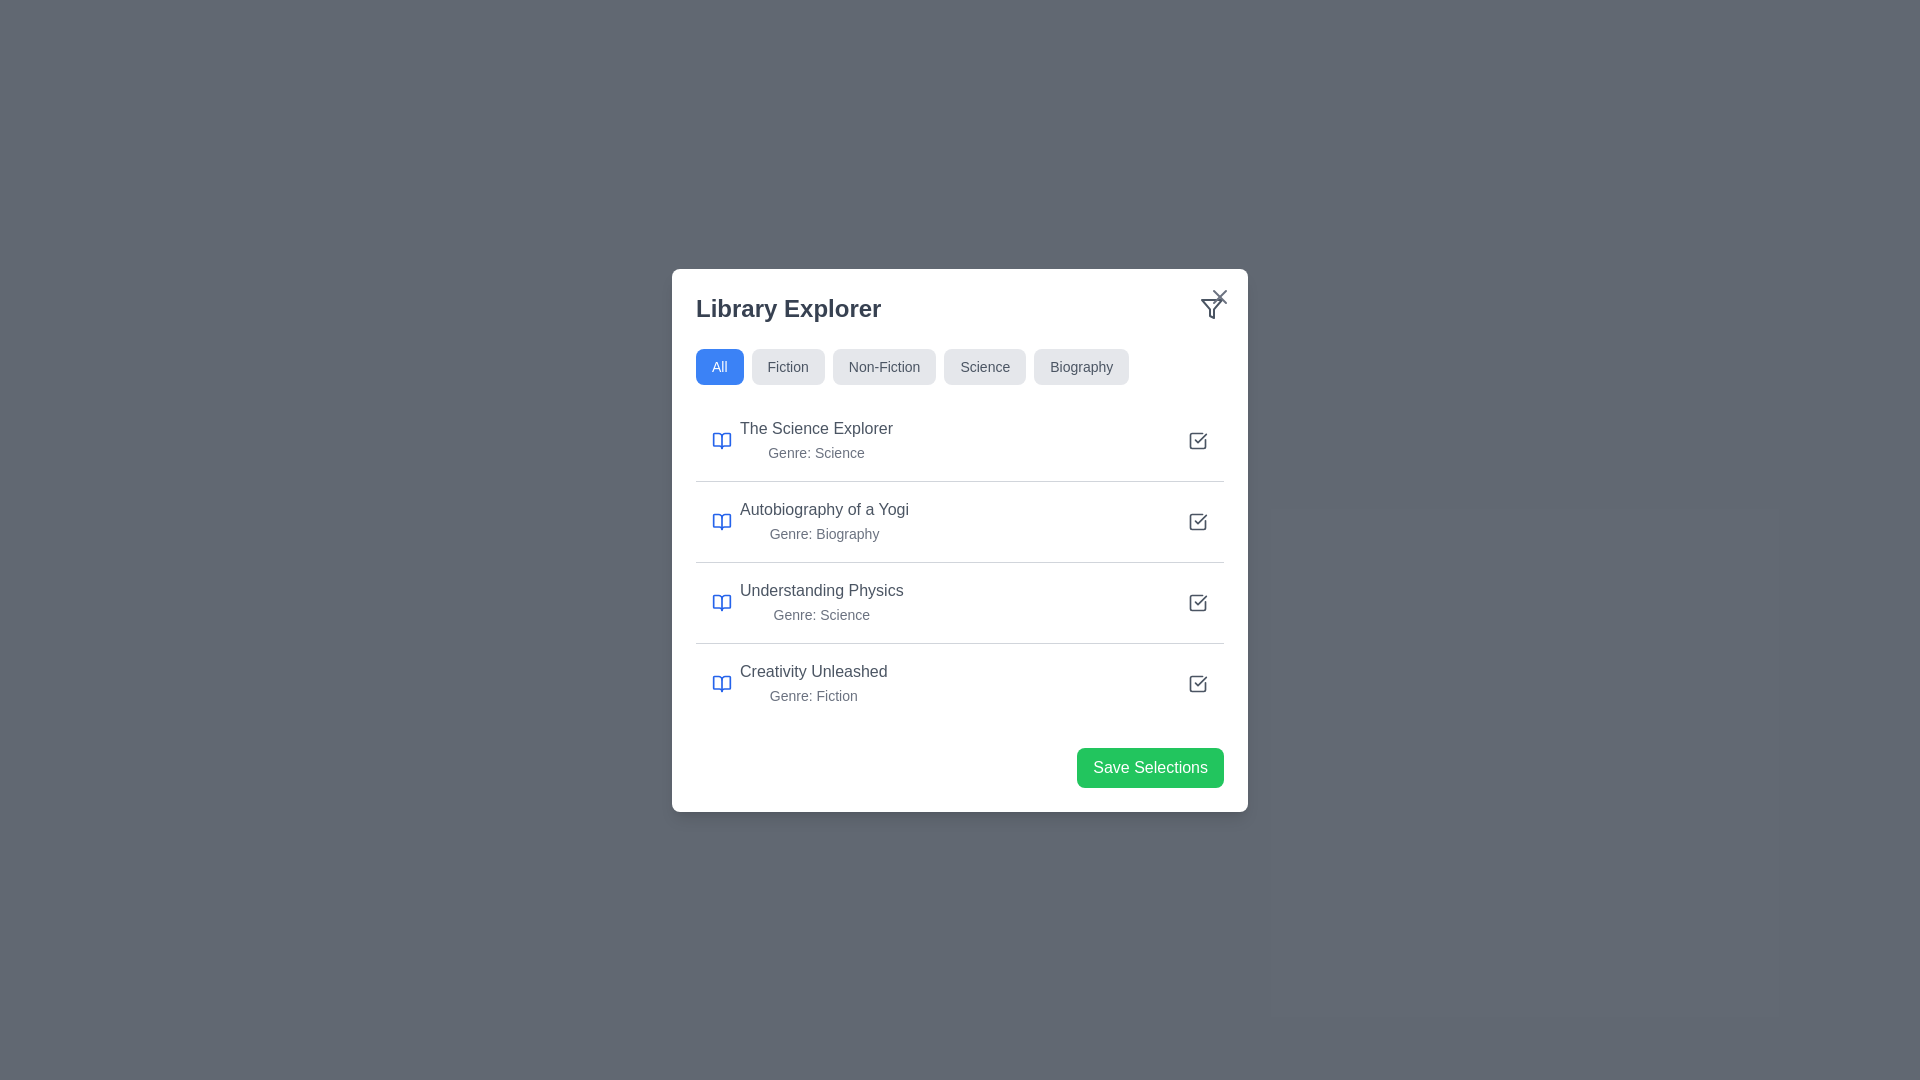  Describe the element at coordinates (821, 613) in the screenshot. I see `genre label indicating the categorization of the 'Understanding Physics' item, which is the third item down in the list, located below 'Autobiography of a Yogi' and above 'Creativity Unleashed'` at that location.